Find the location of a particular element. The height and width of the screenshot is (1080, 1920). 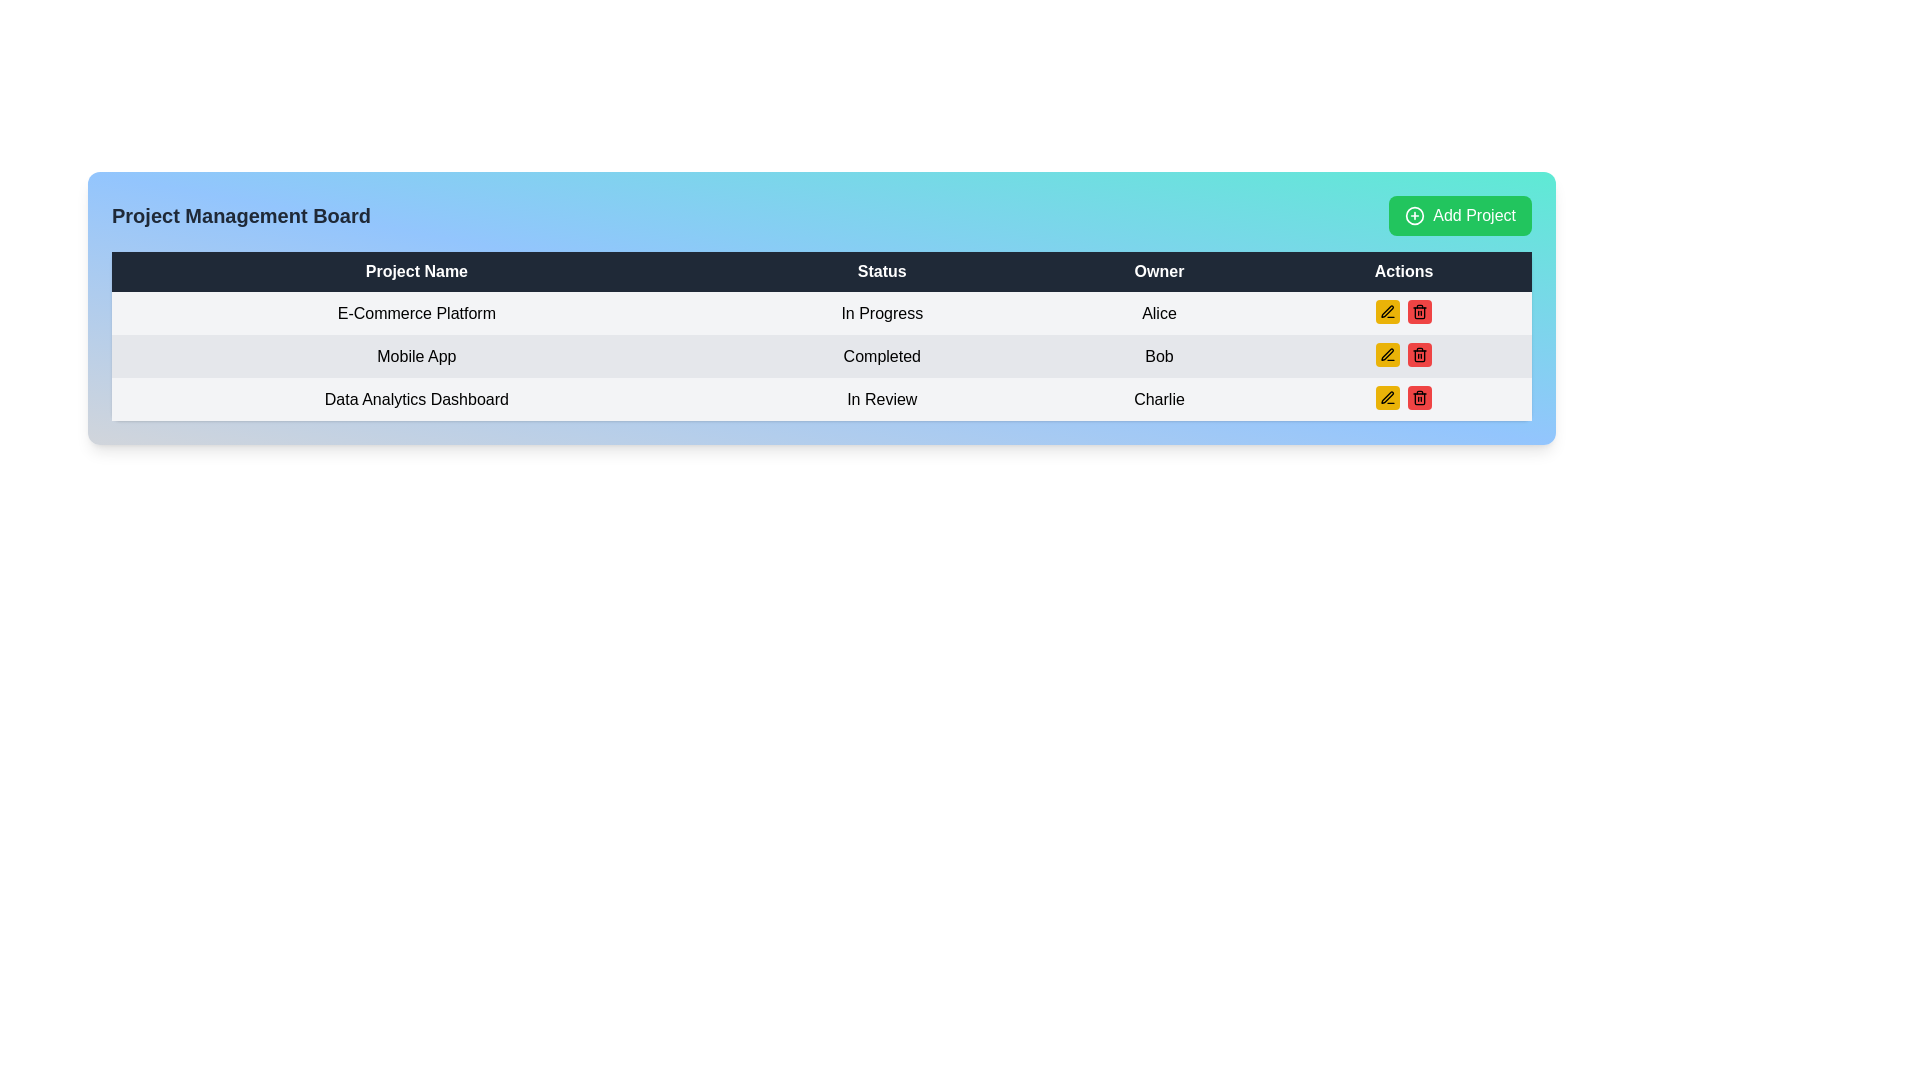

the row in the project management table that summarizes the 'Data Analytics Dashboard' project, which is currently 'In Review' and owned by 'Charlie' is located at coordinates (821, 398).